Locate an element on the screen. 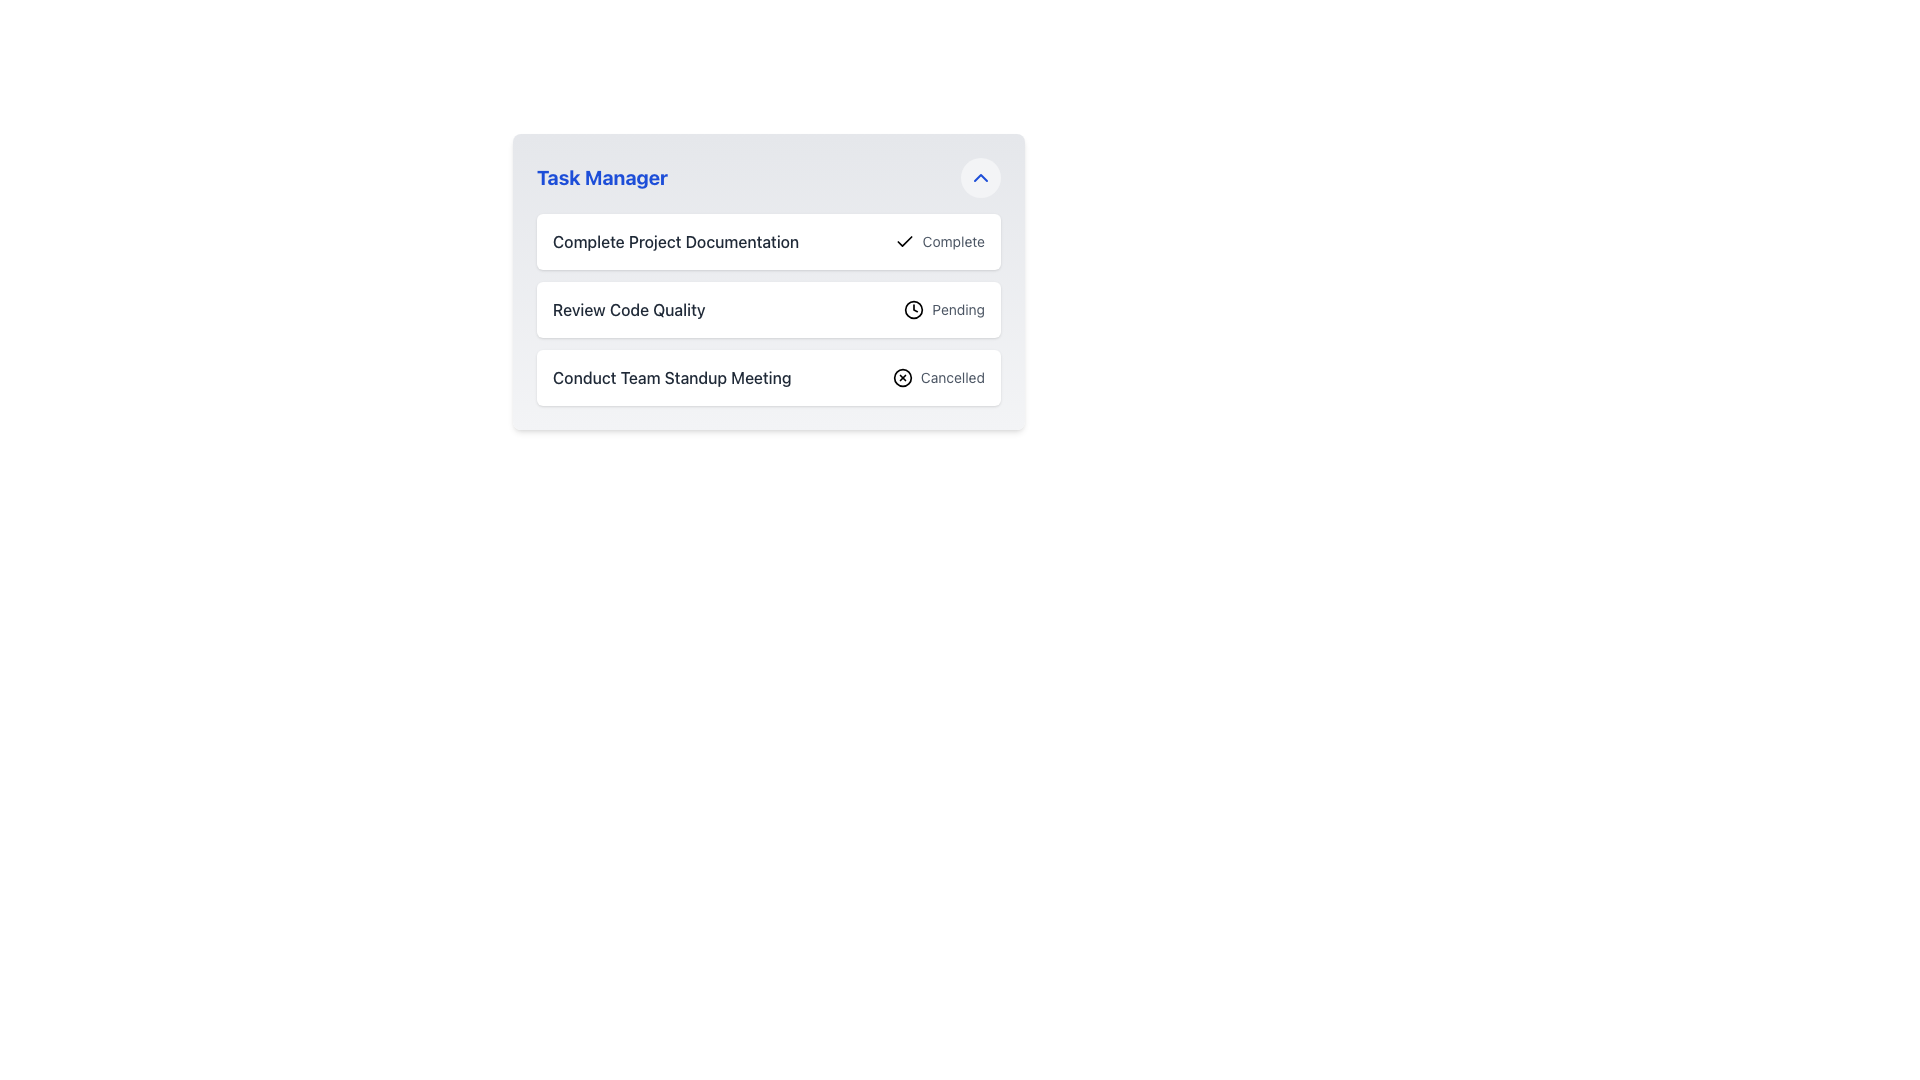 Image resolution: width=1920 pixels, height=1080 pixels. text 'Complete' next to the check icon in the task entry labeled 'Complete Project Documentation' within the 'Task Manager' section is located at coordinates (938, 241).